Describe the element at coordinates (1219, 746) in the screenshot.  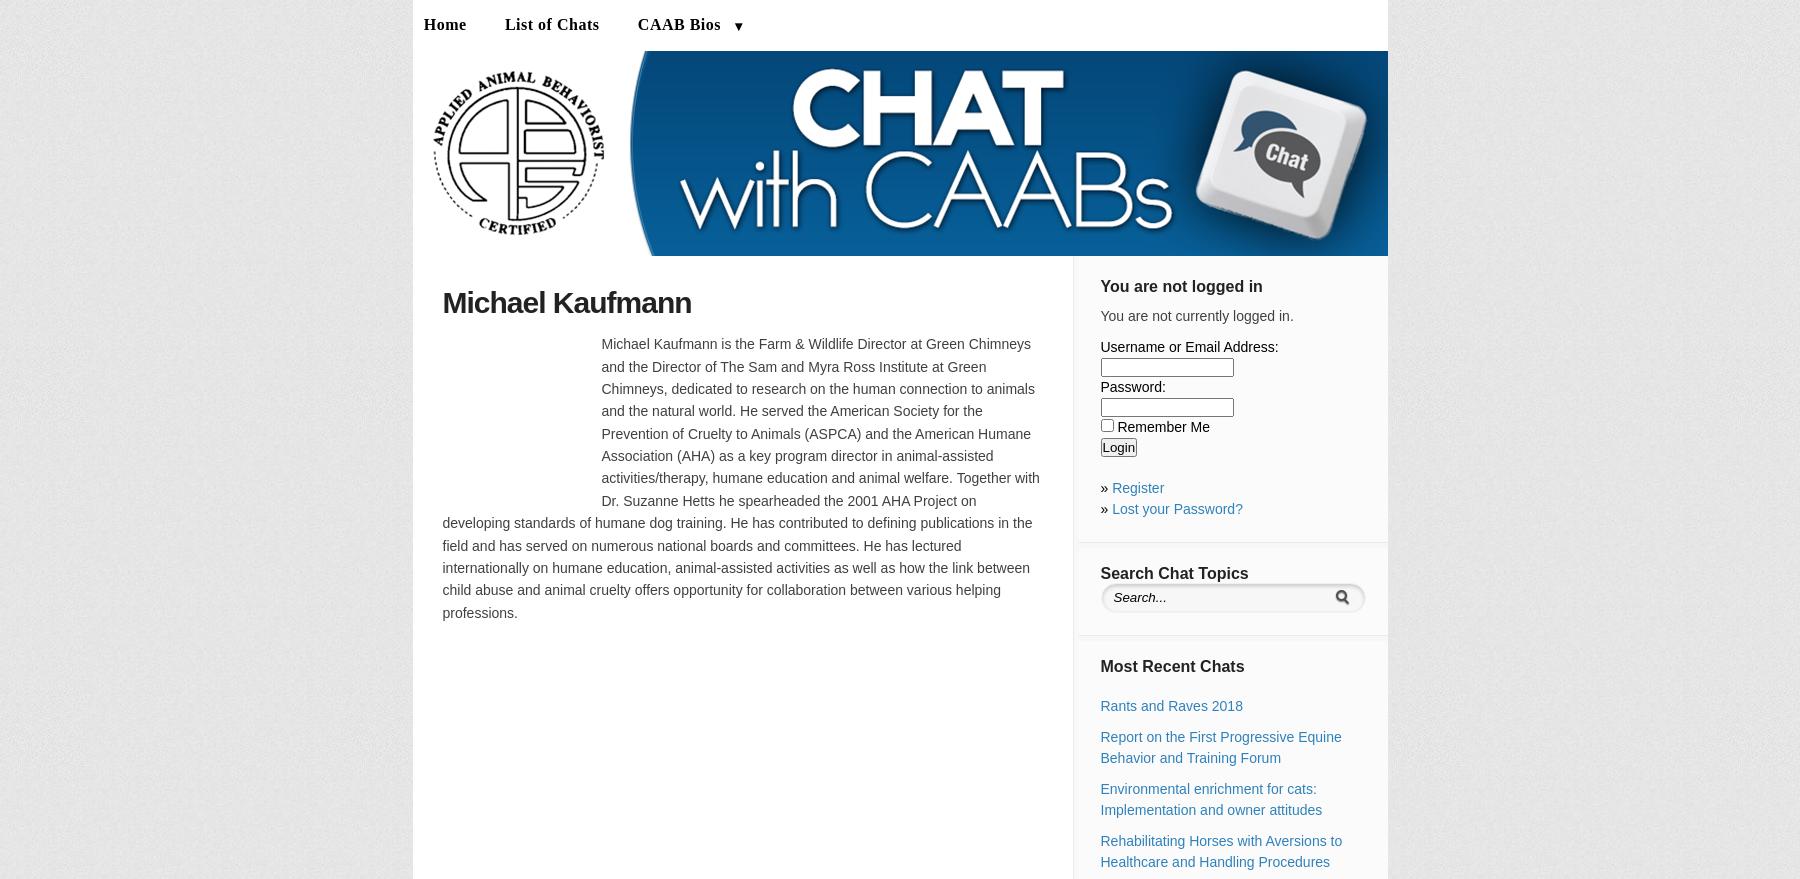
I see `'Report on the First Progressive Equine Behavior and Training Forum'` at that location.